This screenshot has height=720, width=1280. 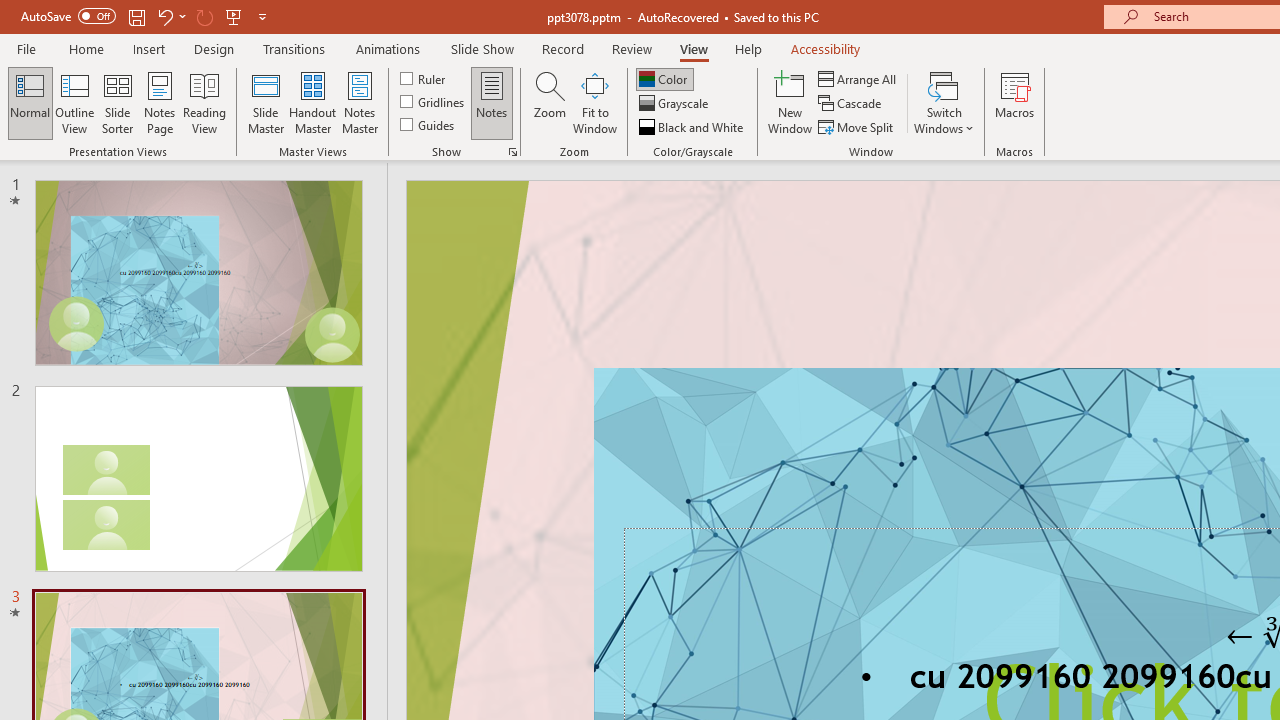 What do you see at coordinates (432, 101) in the screenshot?
I see `'Gridlines'` at bounding box center [432, 101].